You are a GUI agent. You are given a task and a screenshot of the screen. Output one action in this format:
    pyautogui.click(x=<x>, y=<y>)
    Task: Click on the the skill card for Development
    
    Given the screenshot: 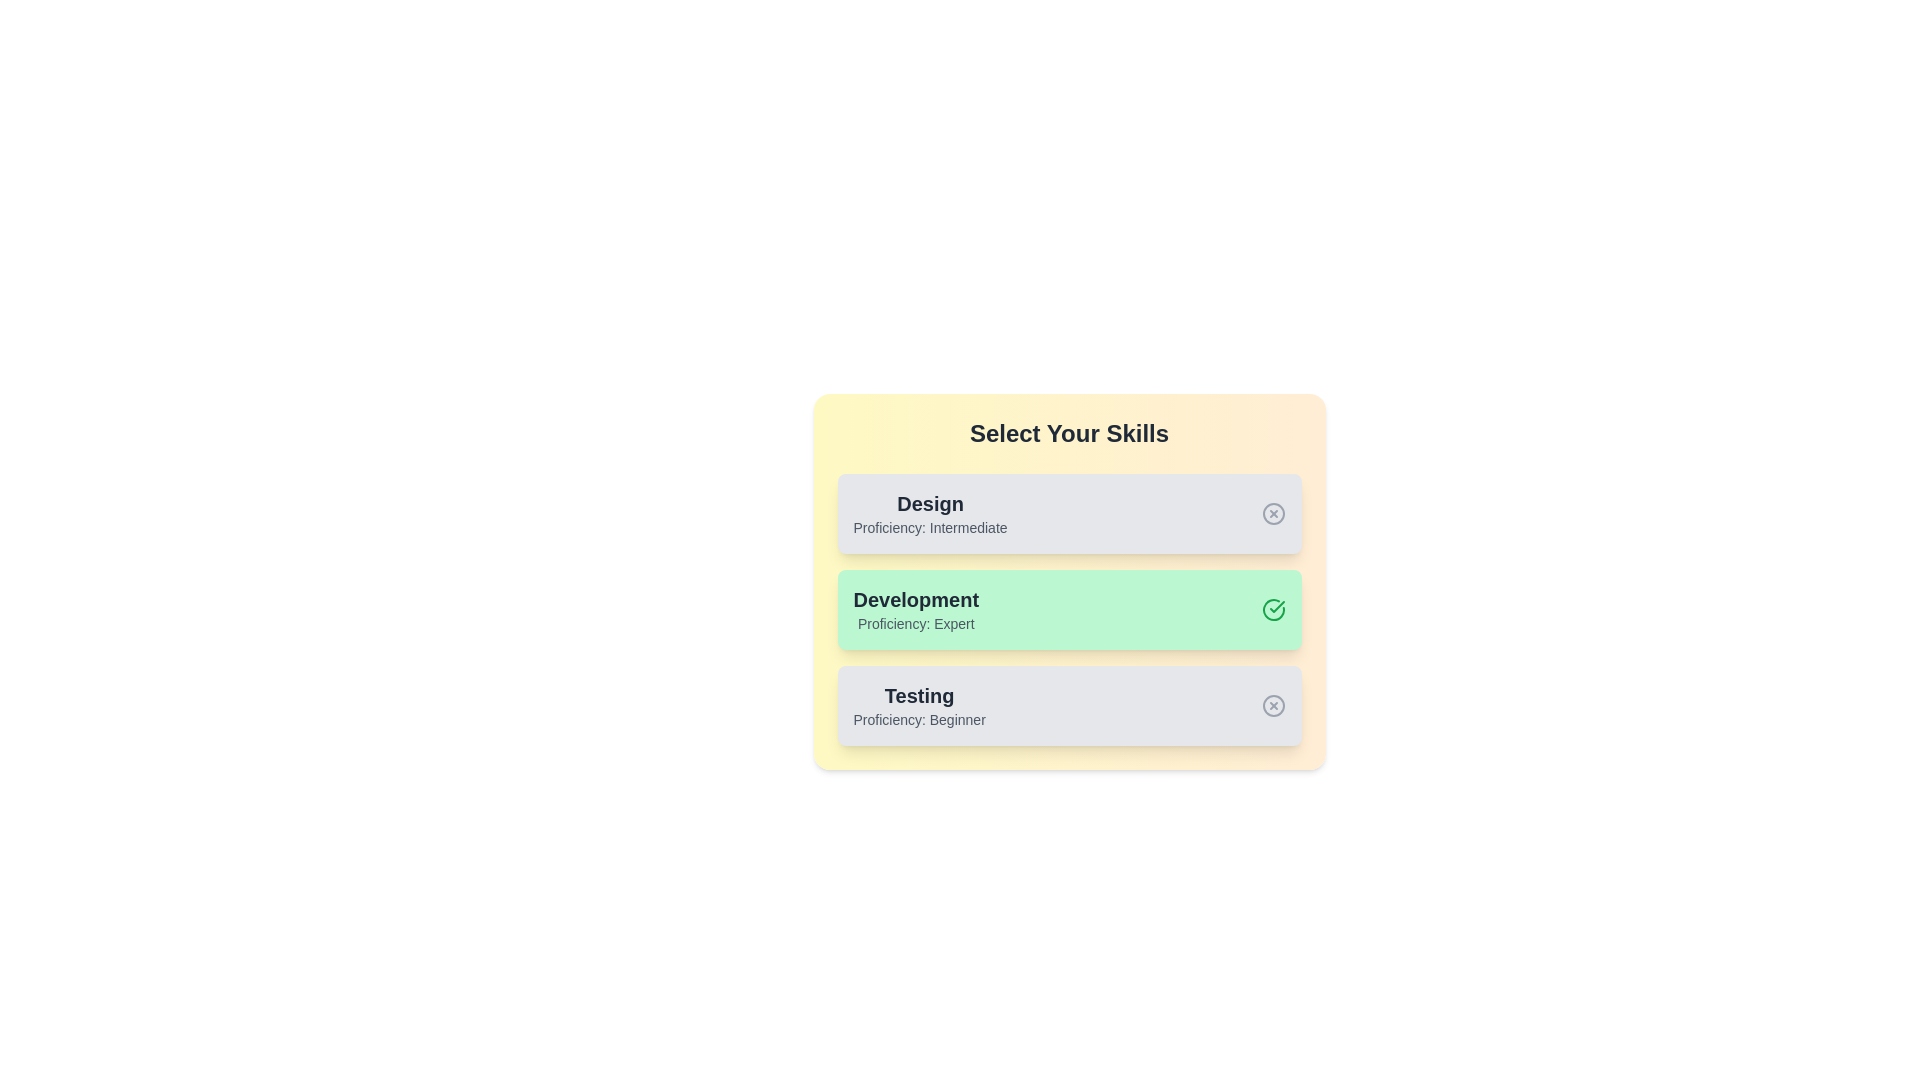 What is the action you would take?
    pyautogui.click(x=1068, y=608)
    